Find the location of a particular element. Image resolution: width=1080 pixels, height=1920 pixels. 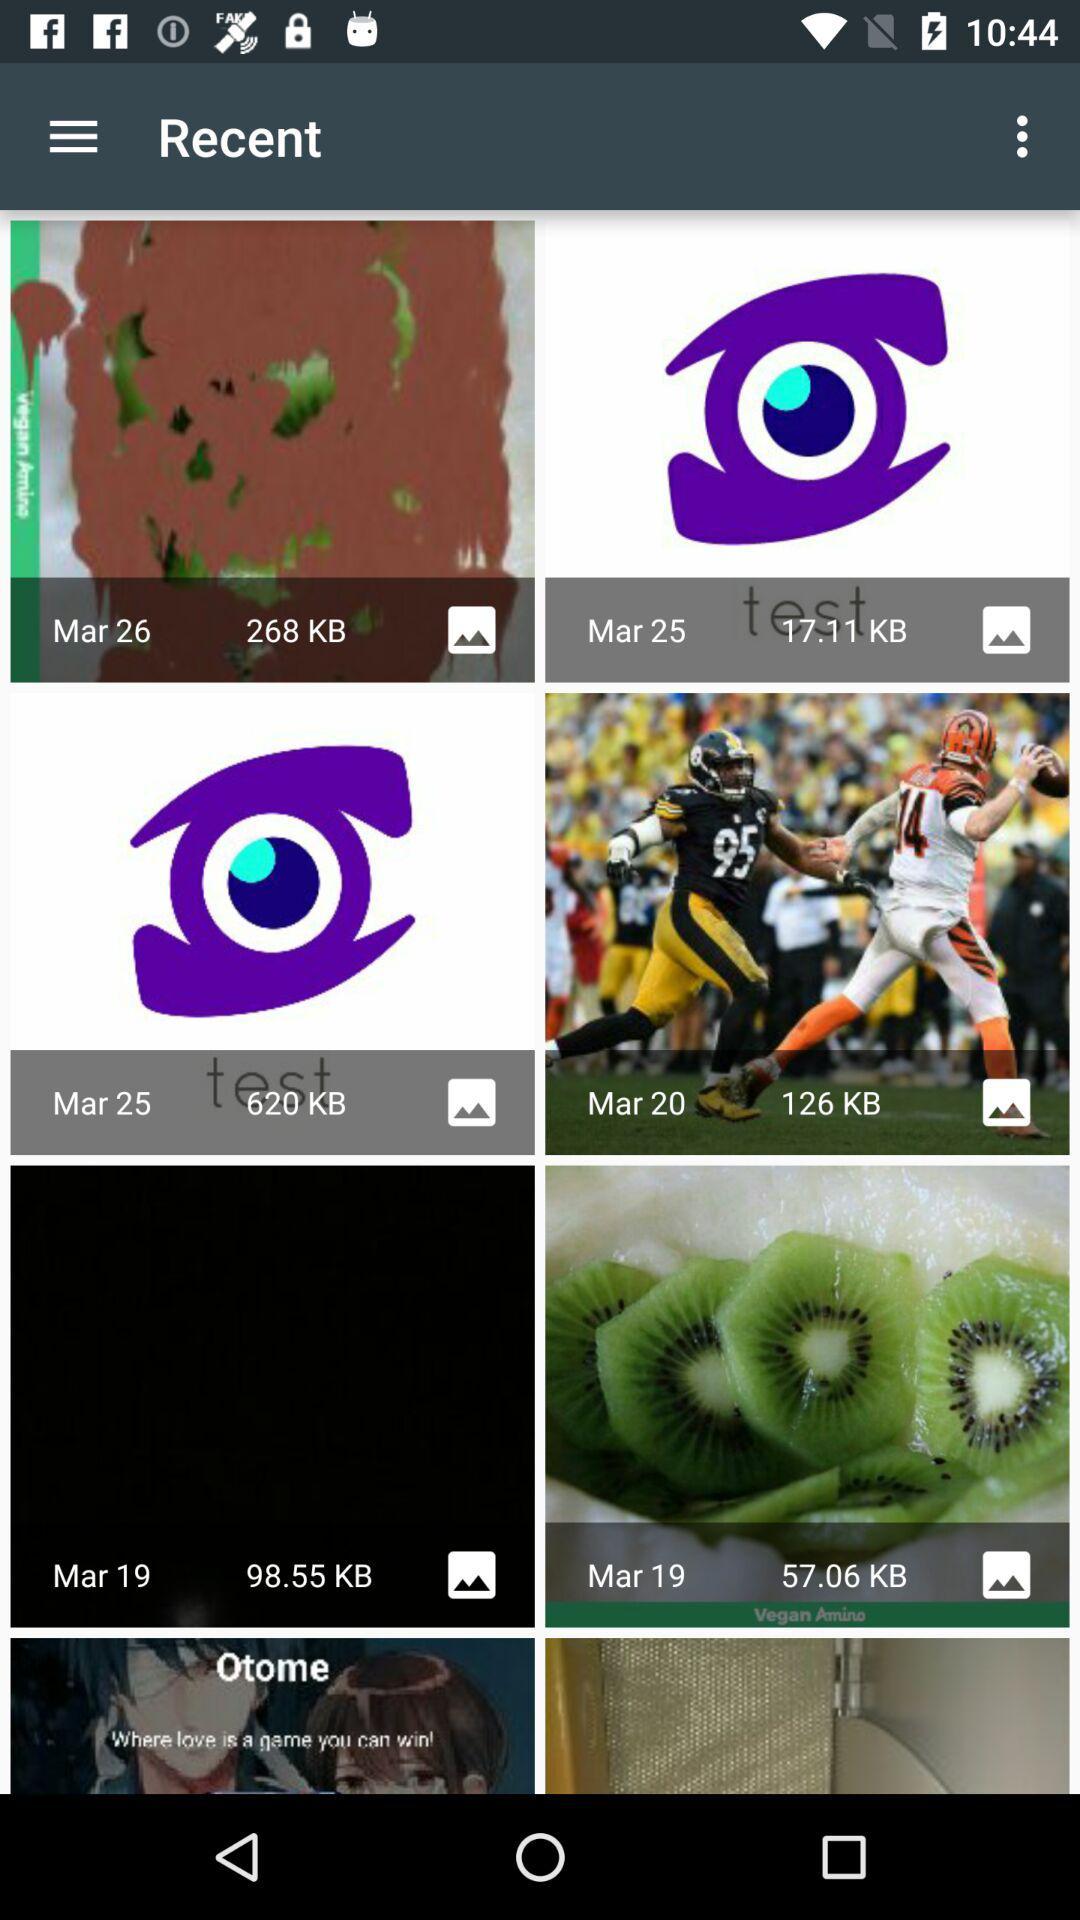

the three dots button on the top right side of the web page is located at coordinates (1027, 136).